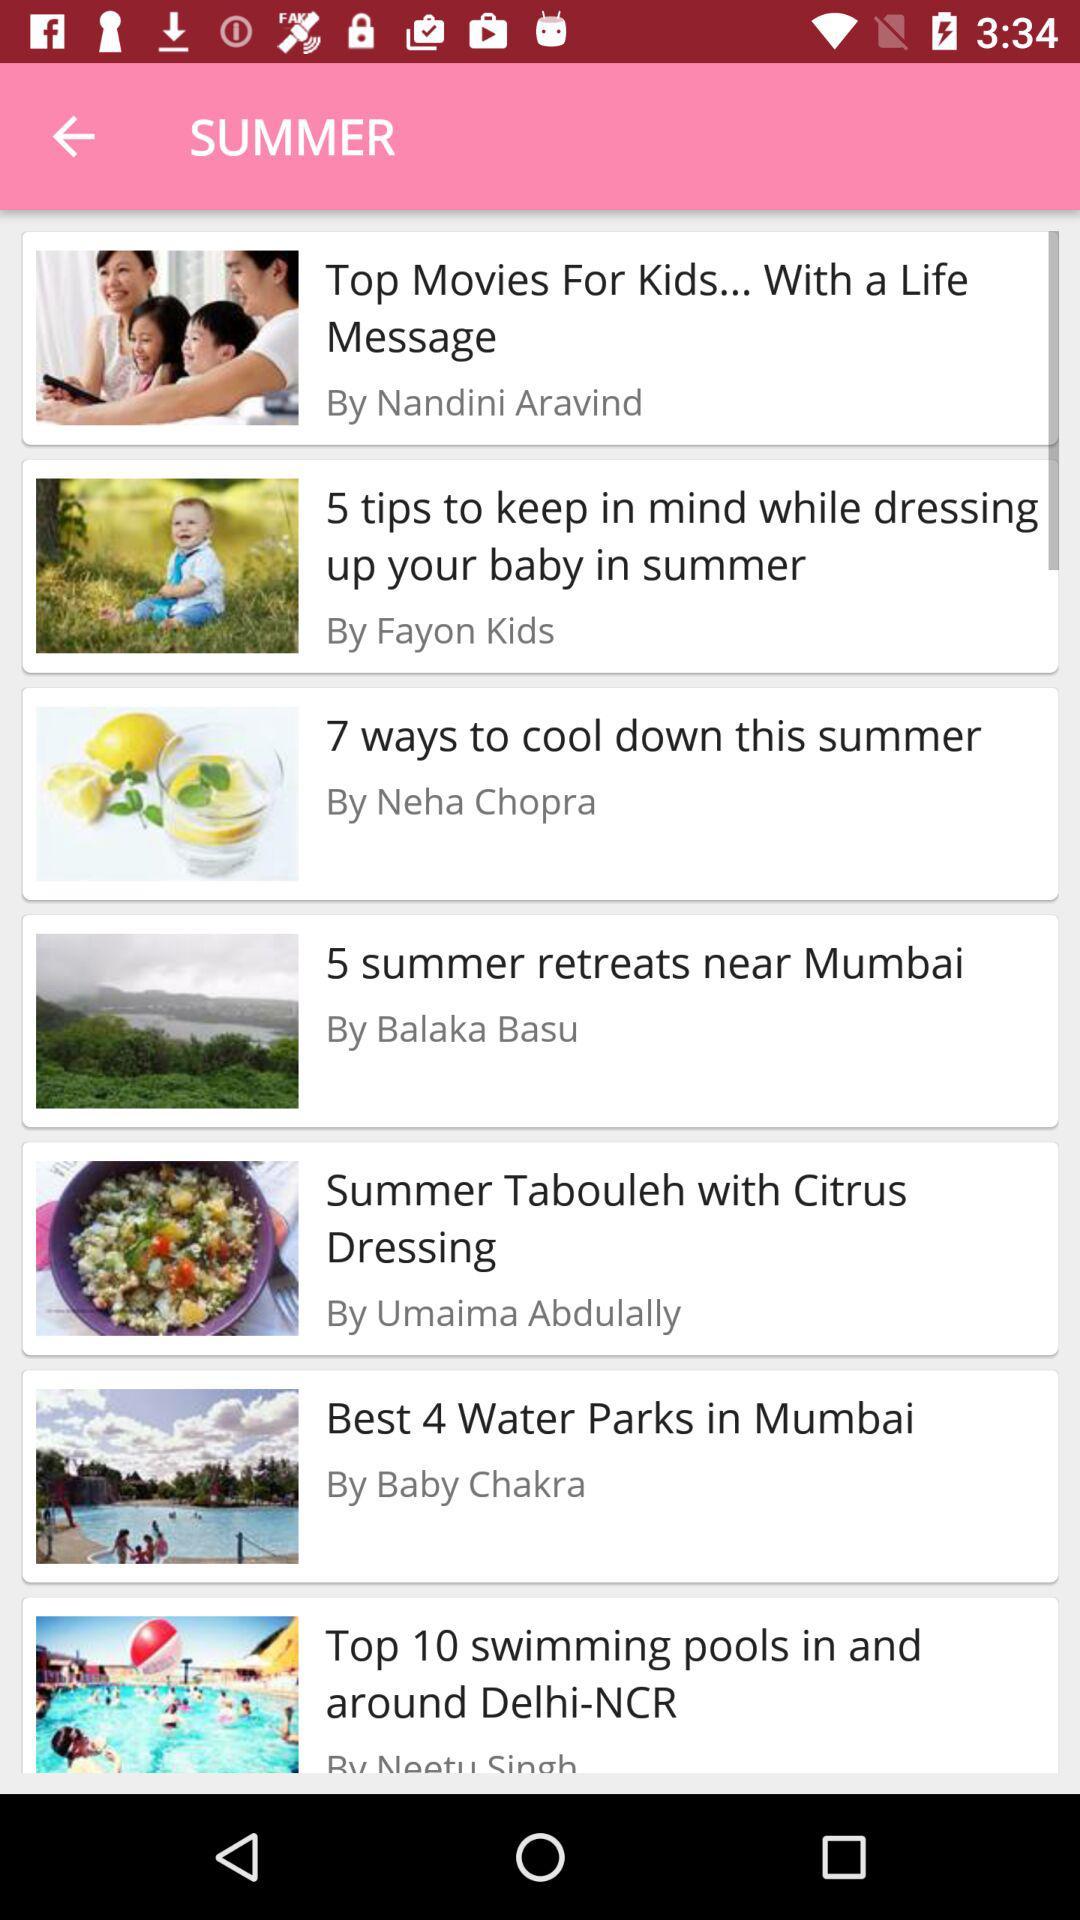 The height and width of the screenshot is (1920, 1080). Describe the element at coordinates (452, 1027) in the screenshot. I see `item above the summer tabouleh with item` at that location.